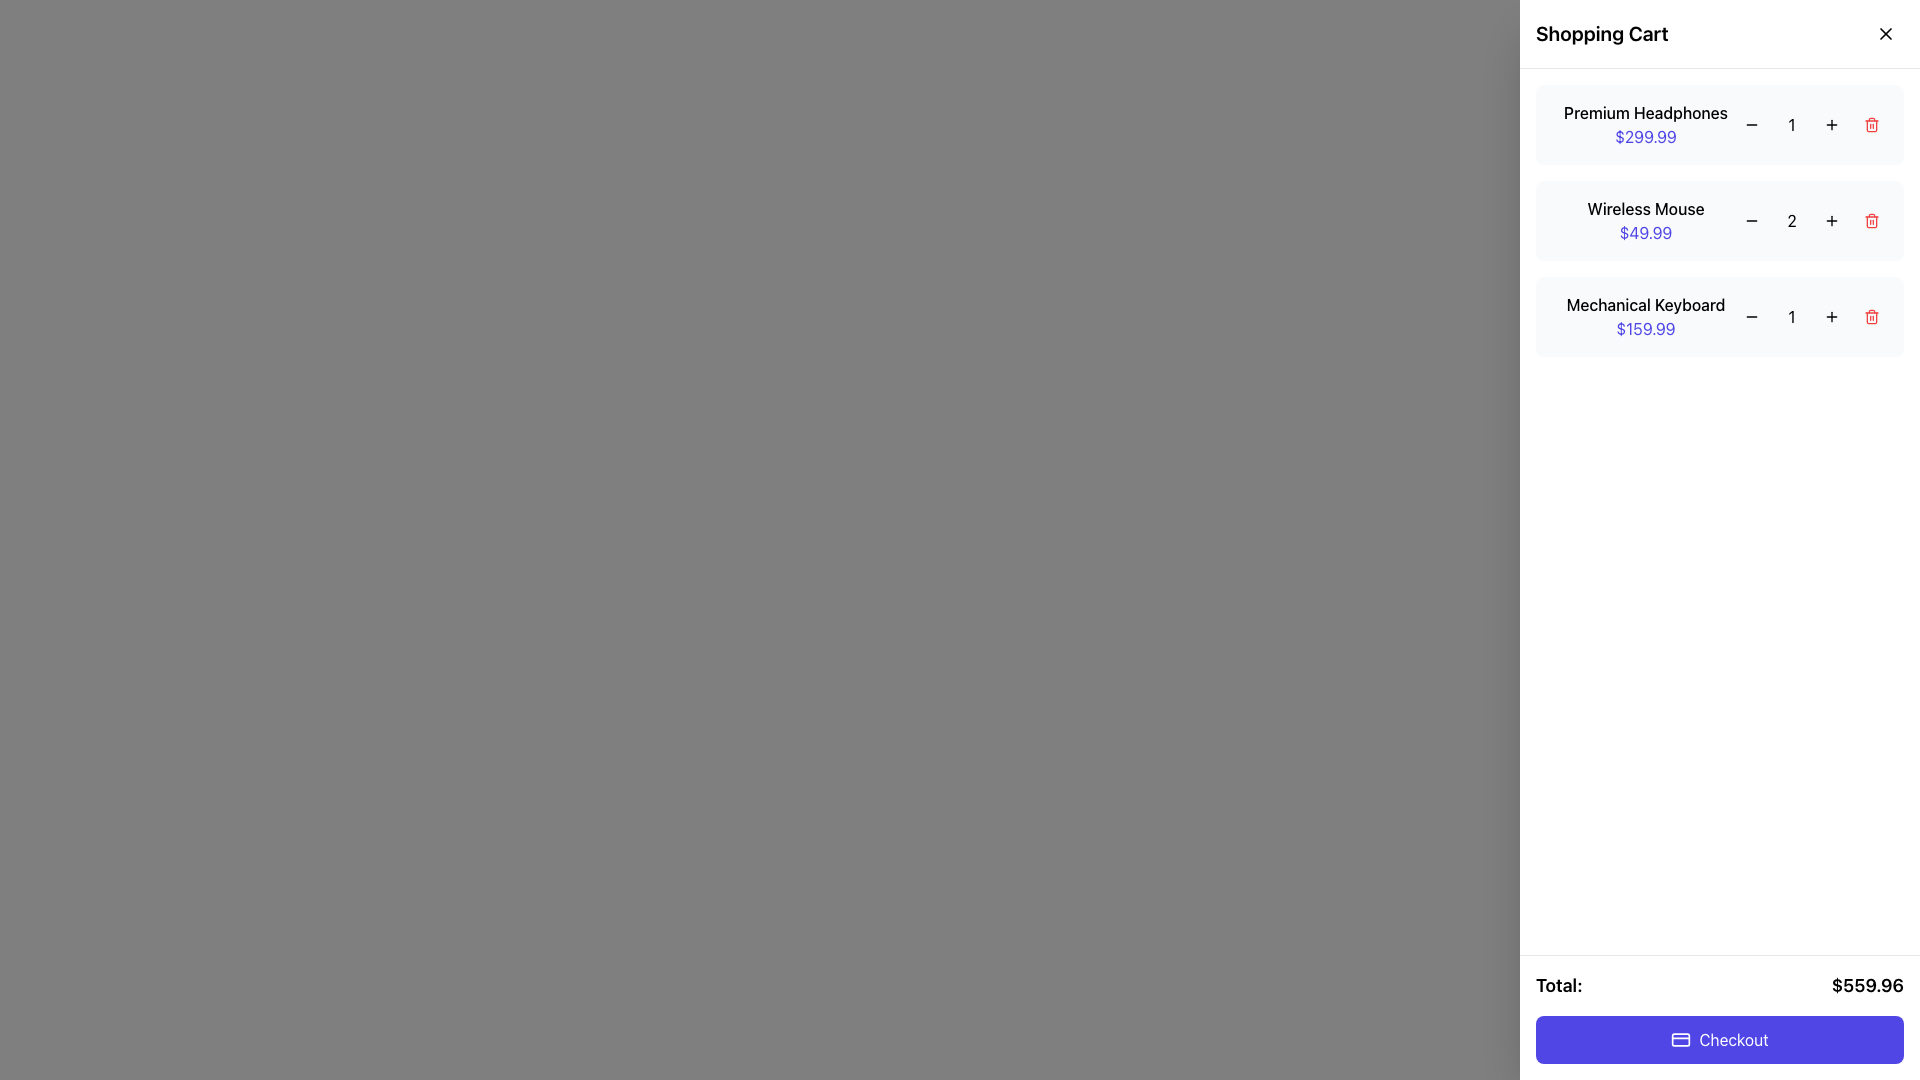 This screenshot has height=1080, width=1920. Describe the element at coordinates (1646, 112) in the screenshot. I see `the bold text label reading 'Premium Headphones' located at the top of the product listing in the shopping cart interface` at that location.